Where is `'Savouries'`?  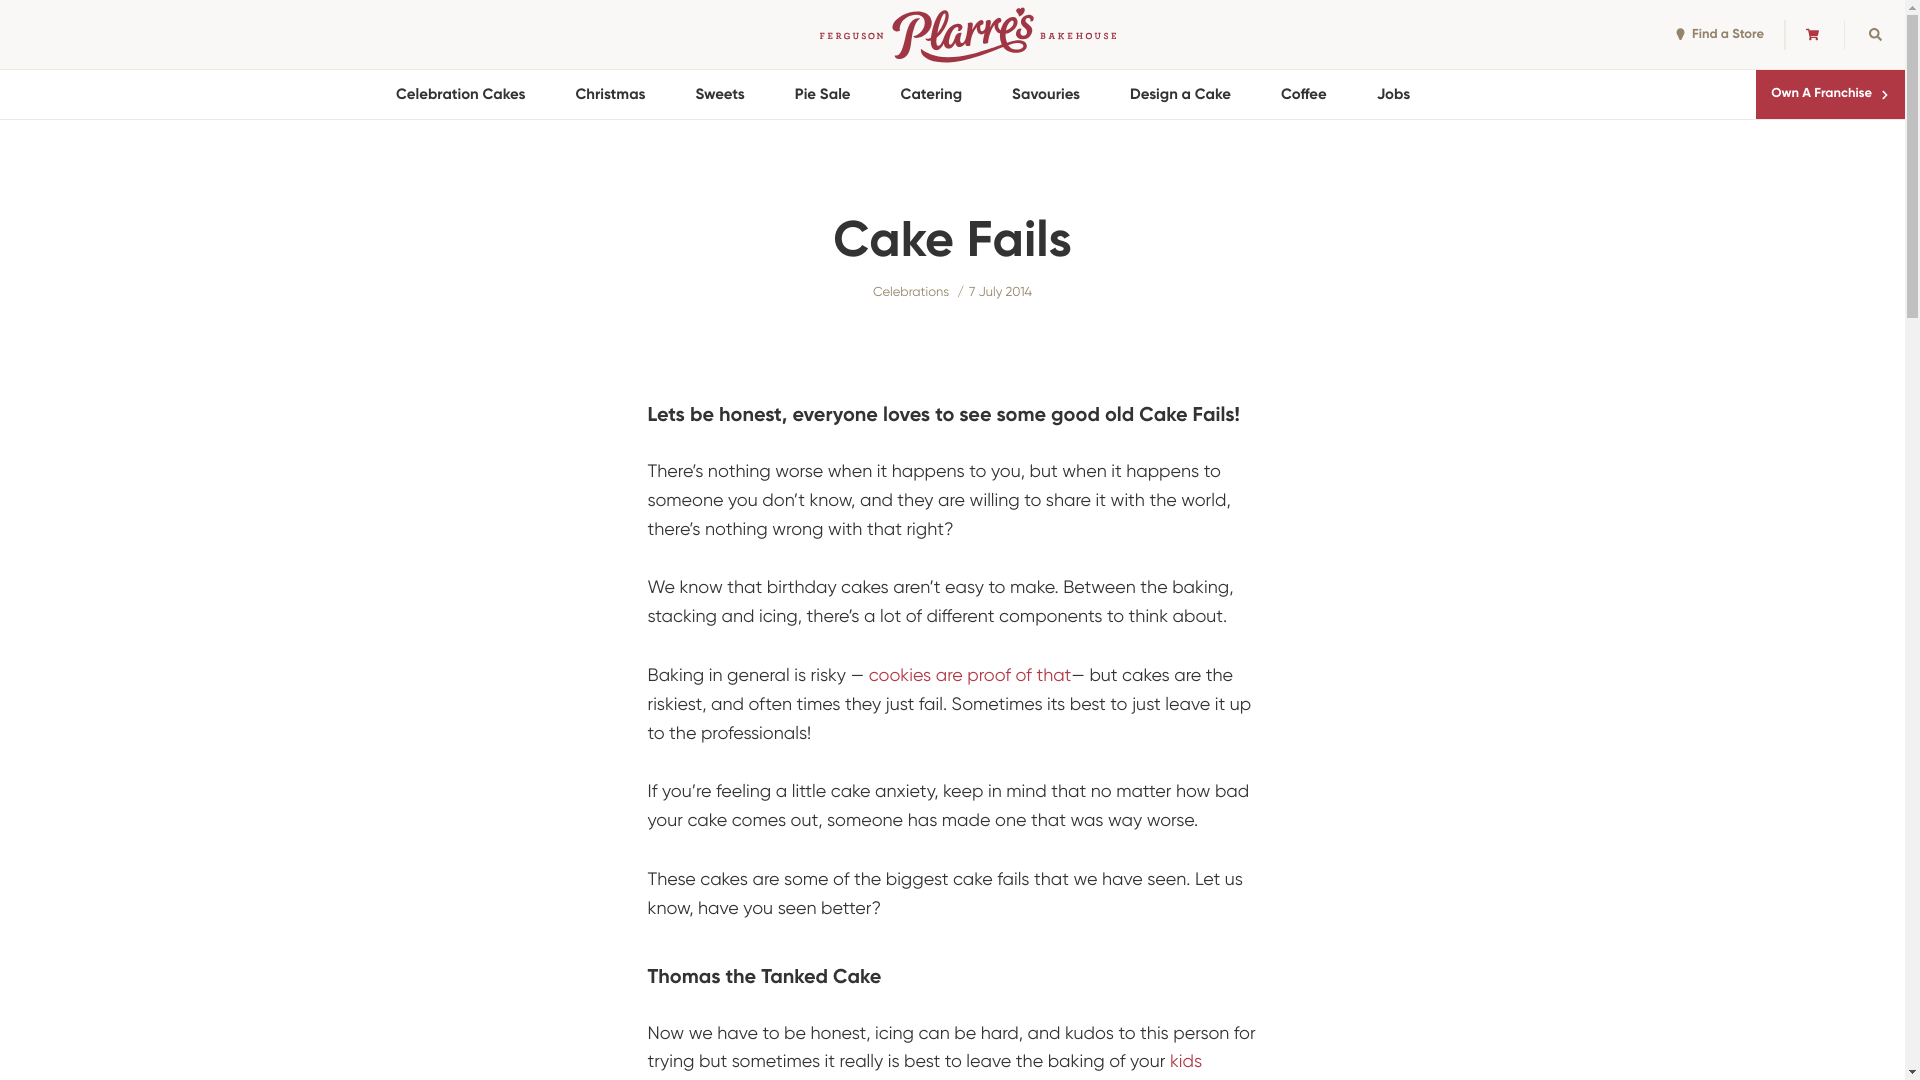 'Savouries' is located at coordinates (1045, 94).